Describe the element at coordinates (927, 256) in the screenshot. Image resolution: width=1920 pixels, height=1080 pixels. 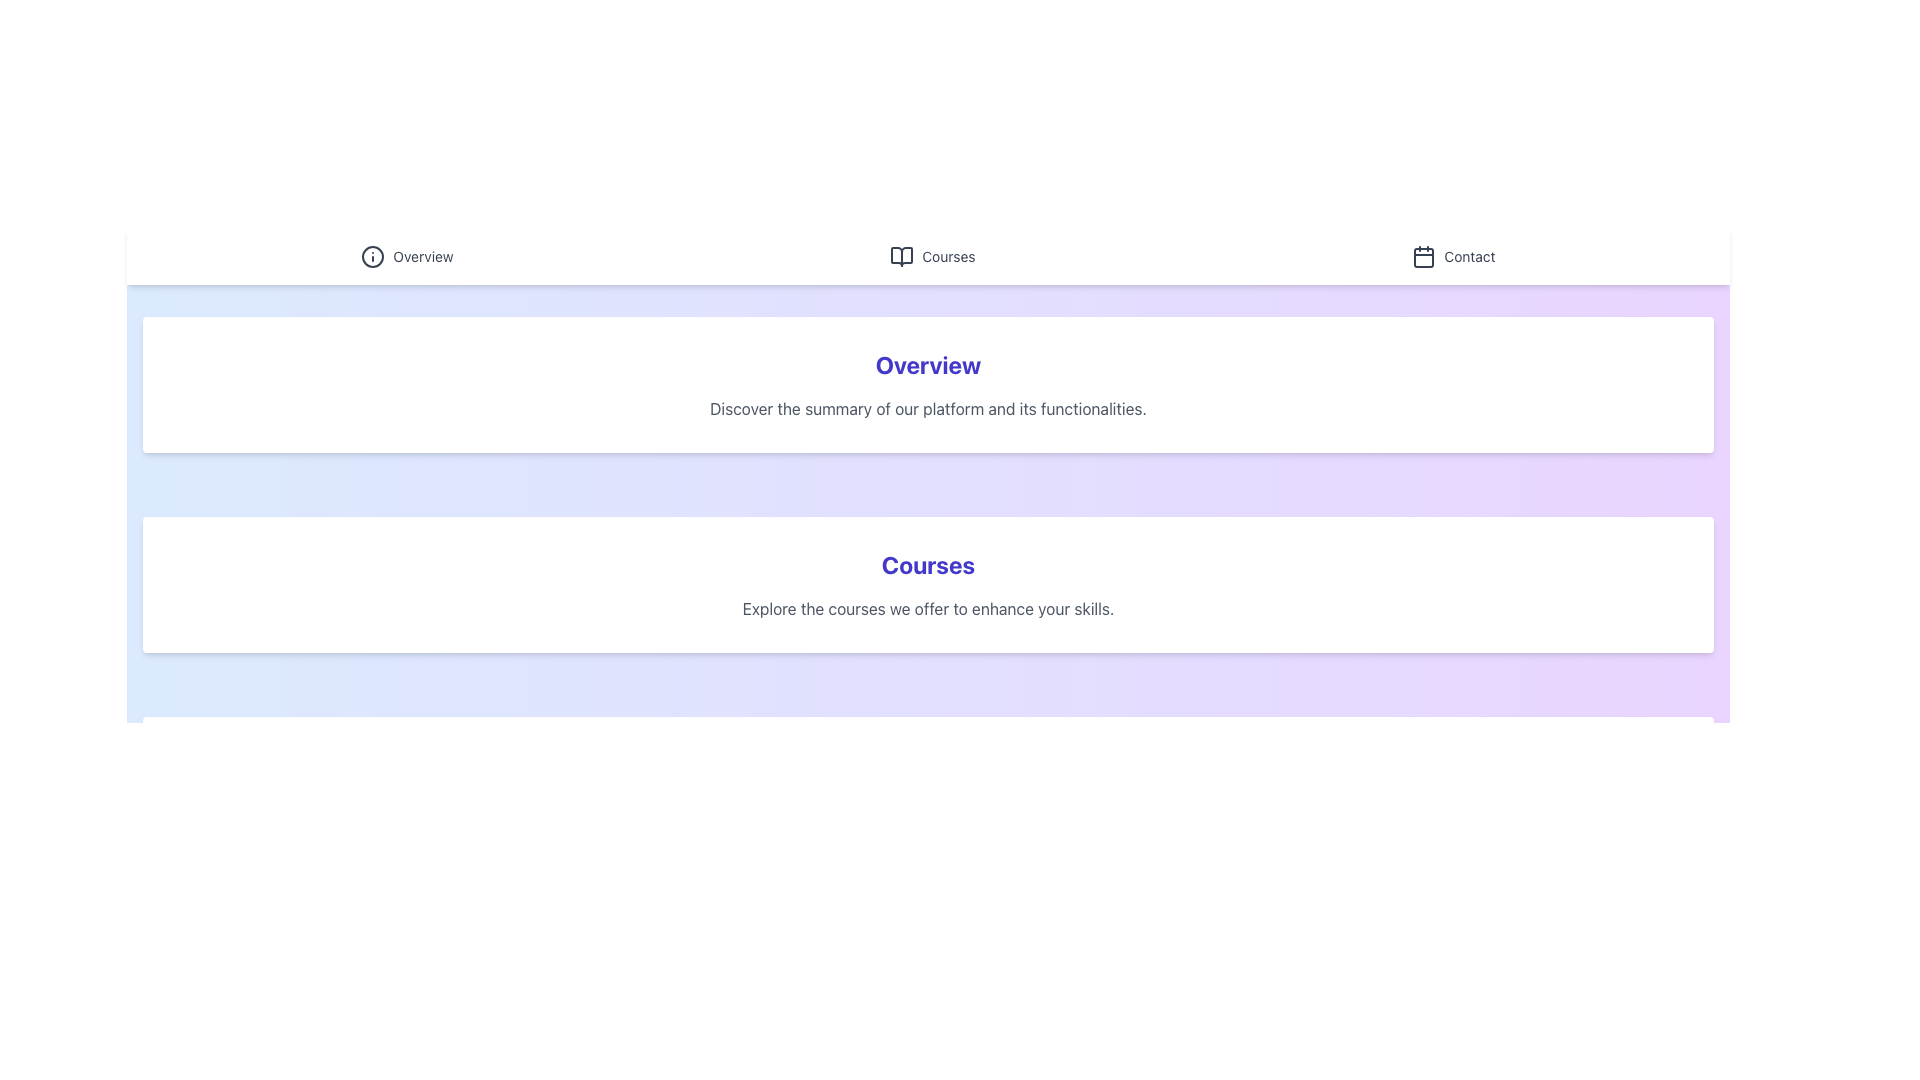
I see `the 'Courses' link in the top navigation bar` at that location.